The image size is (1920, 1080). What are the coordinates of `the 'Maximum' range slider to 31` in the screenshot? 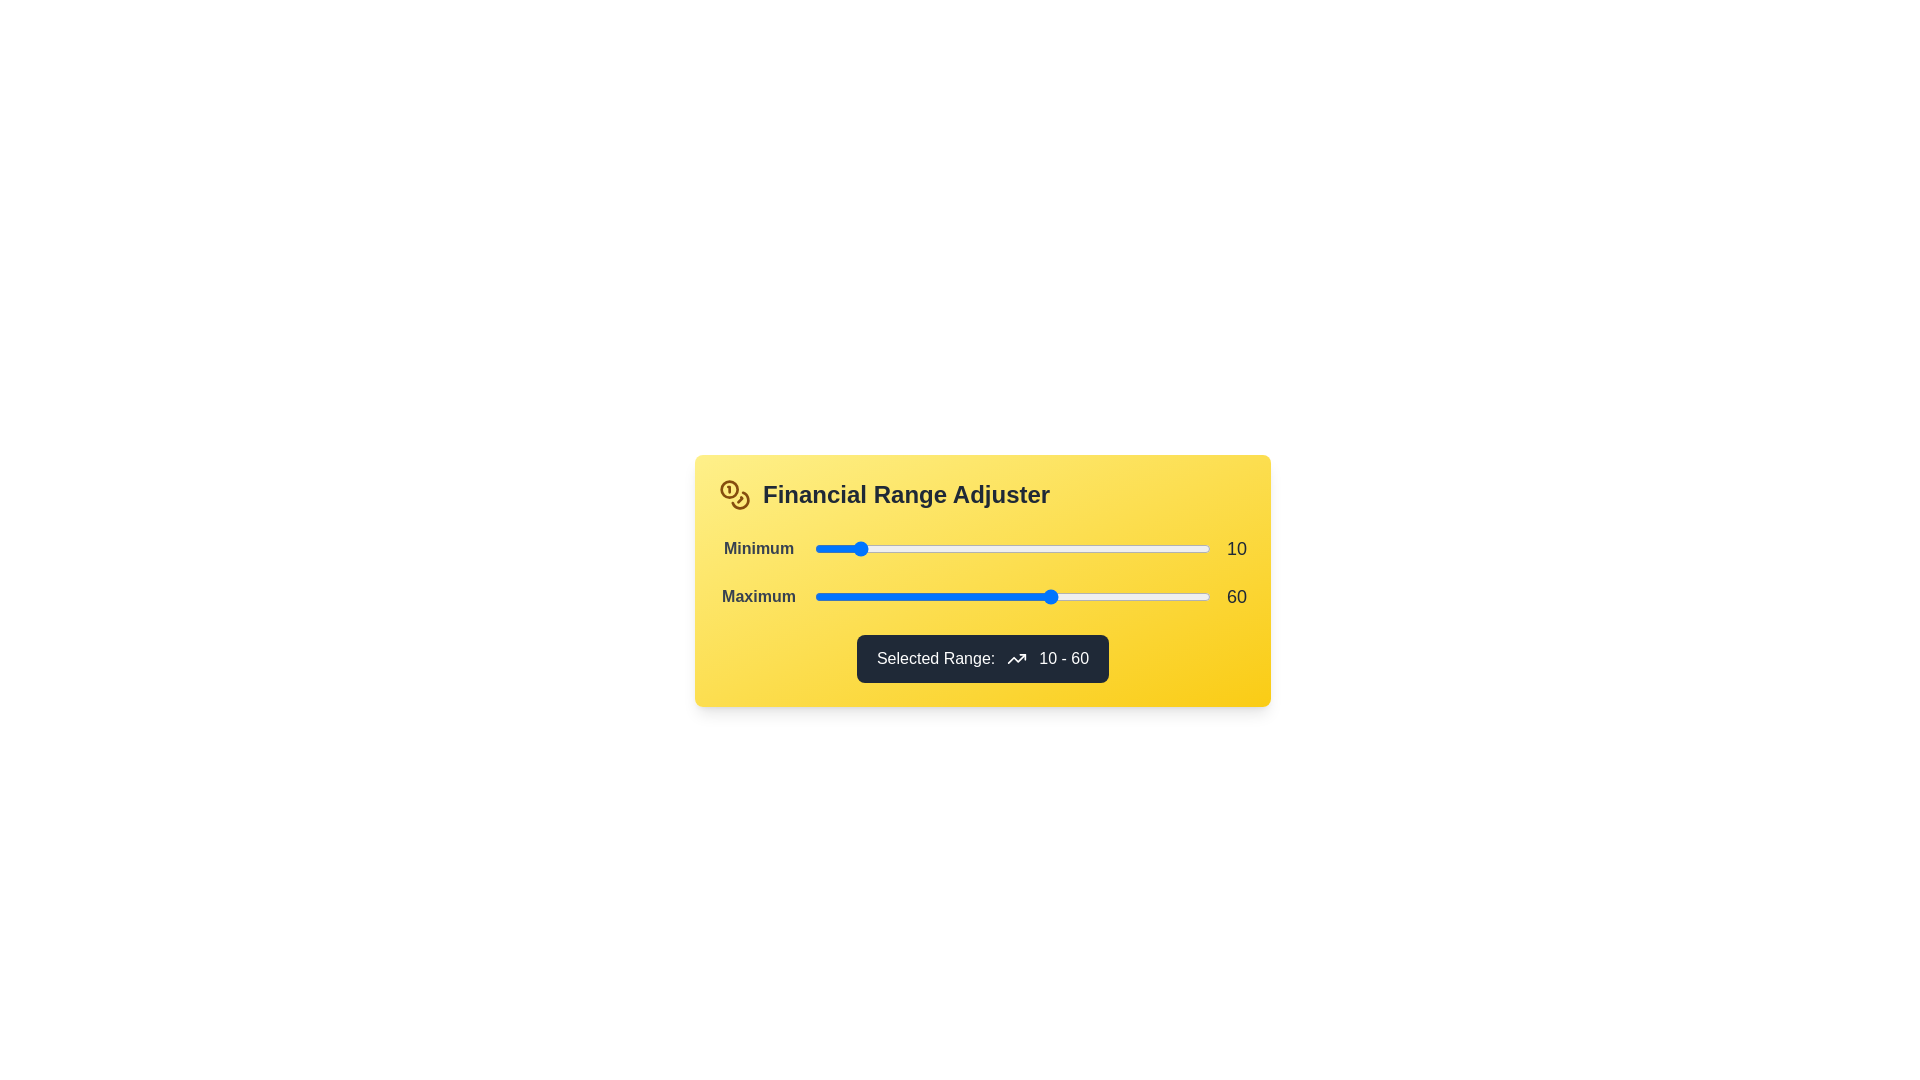 It's located at (936, 596).